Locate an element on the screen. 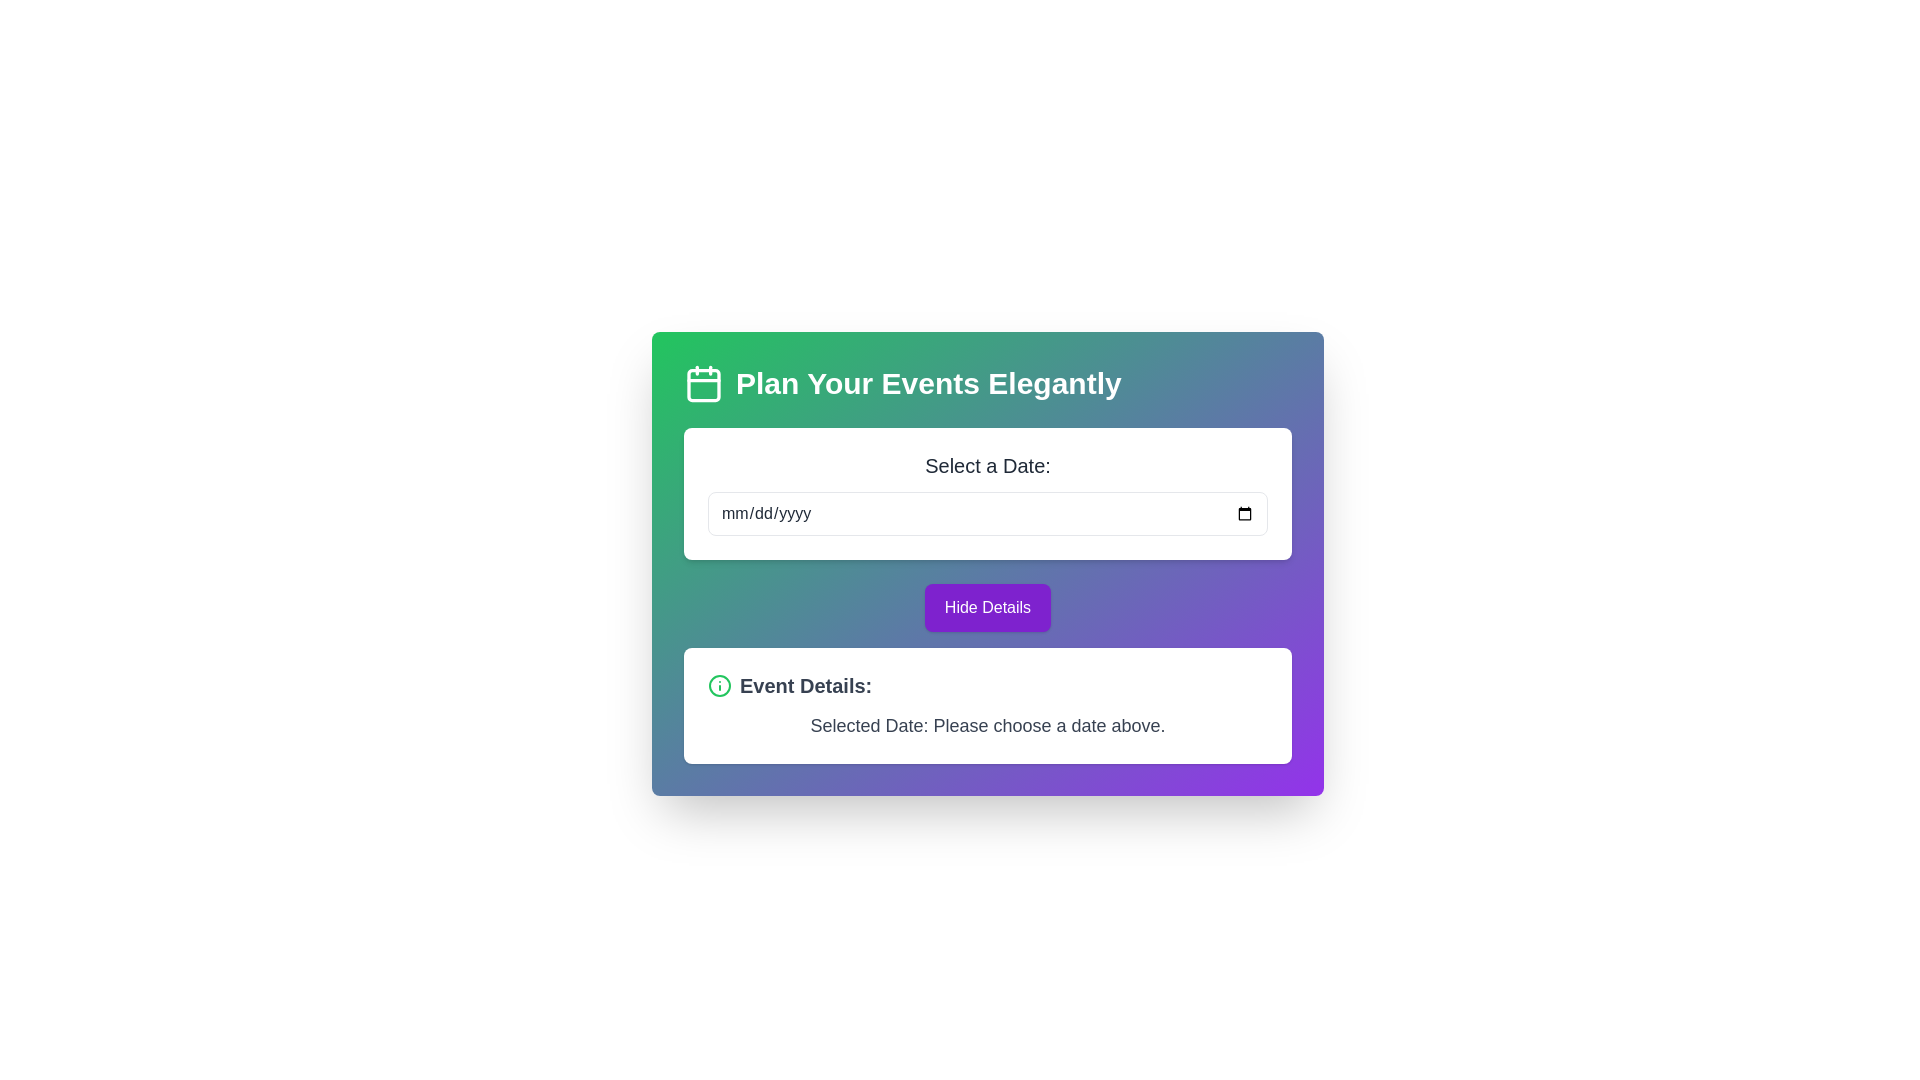 This screenshot has height=1080, width=1920. the button that toggles the visibility of the details section below the 'Select a Date:' section to change its color is located at coordinates (988, 607).